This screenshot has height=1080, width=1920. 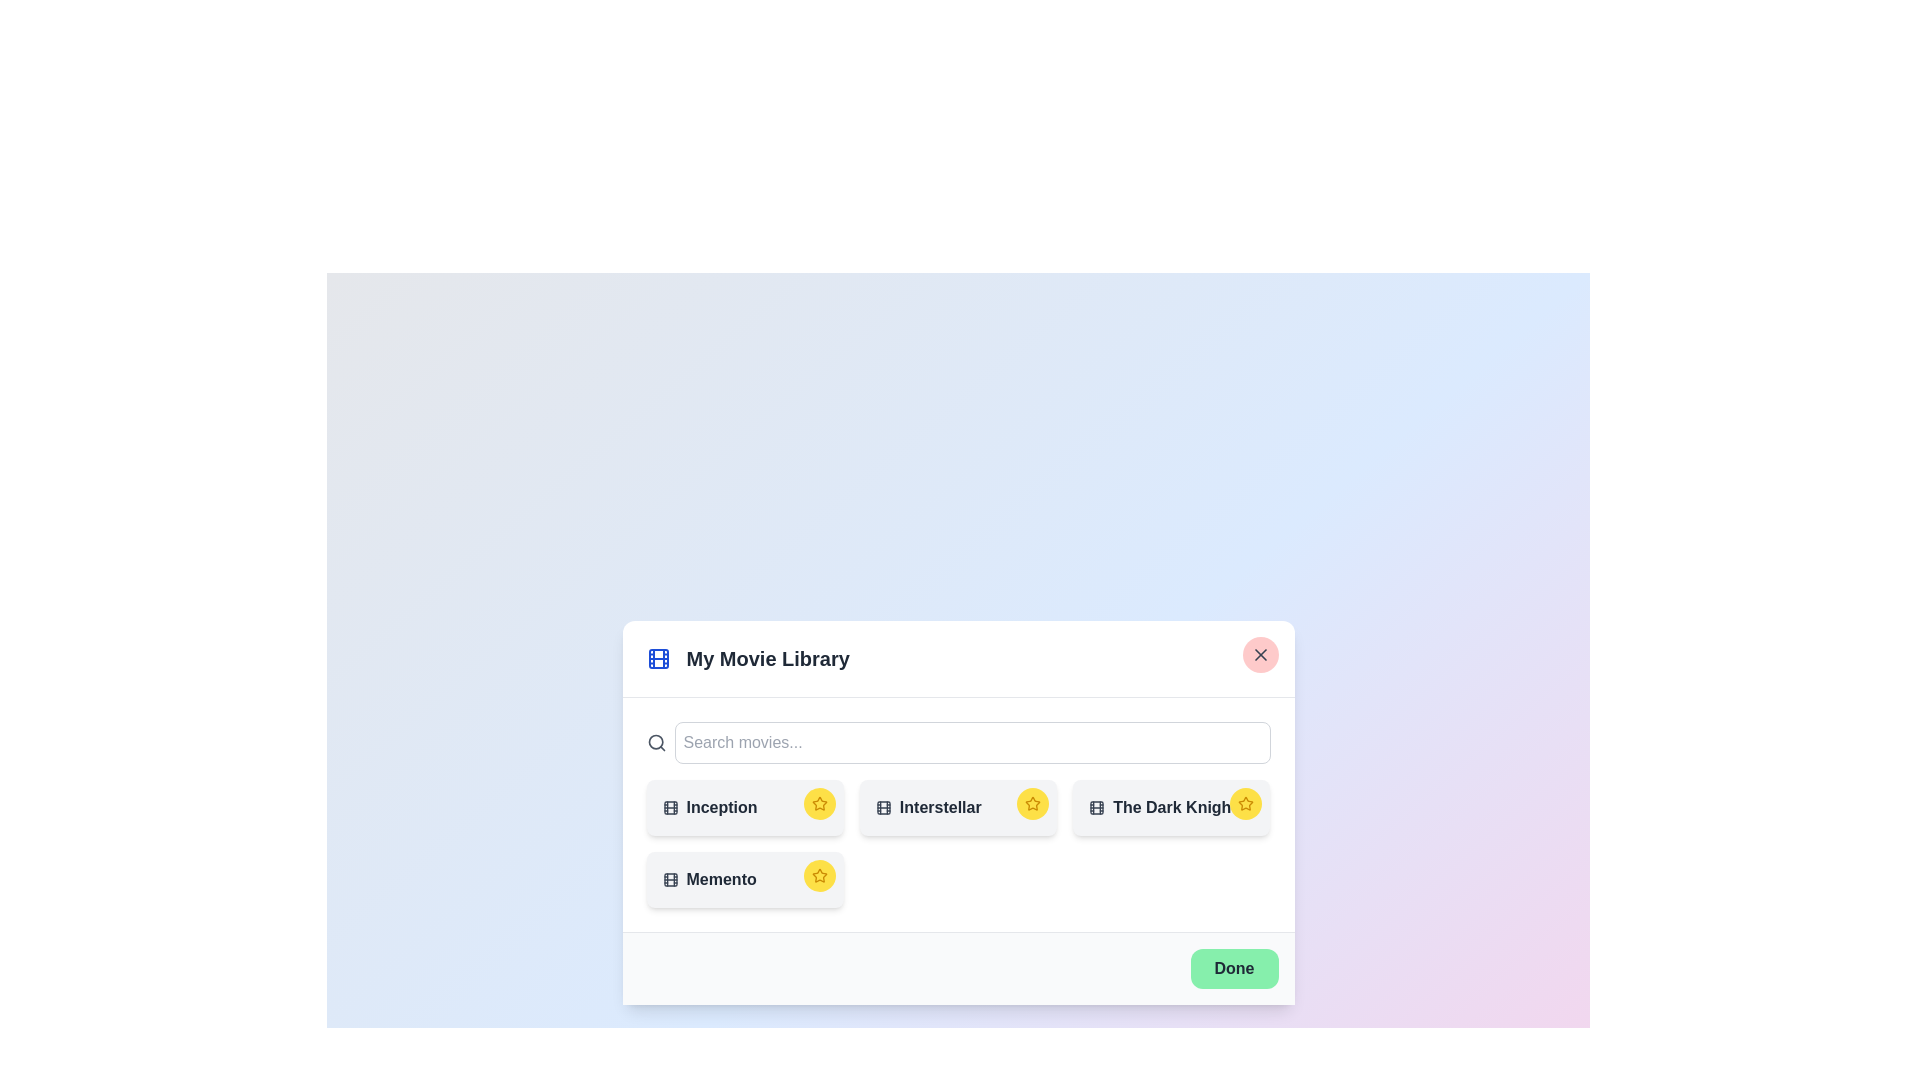 I want to click on the 'Memento' text label with the accompanying film reels icon located at the bottom half of the modal window, so click(x=744, y=878).